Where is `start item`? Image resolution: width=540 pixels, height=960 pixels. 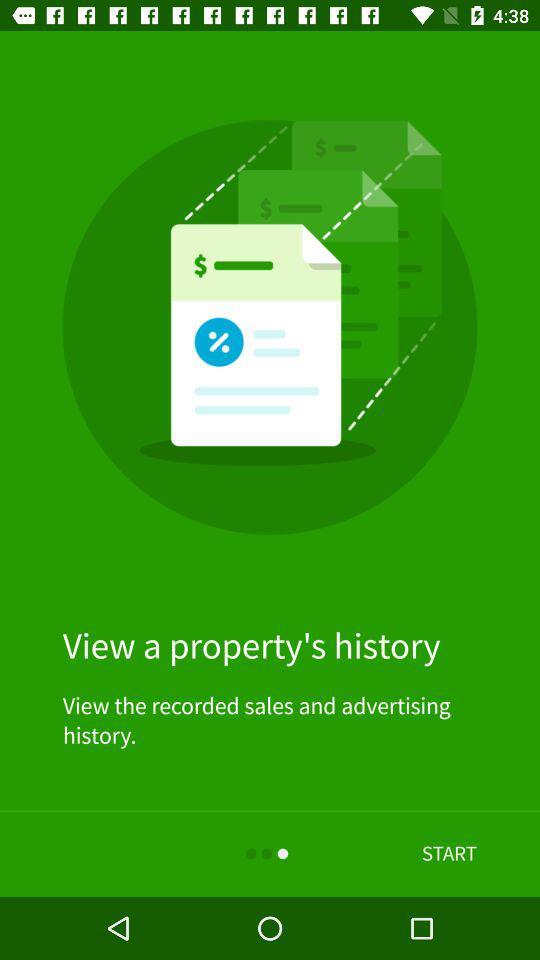 start item is located at coordinates (449, 853).